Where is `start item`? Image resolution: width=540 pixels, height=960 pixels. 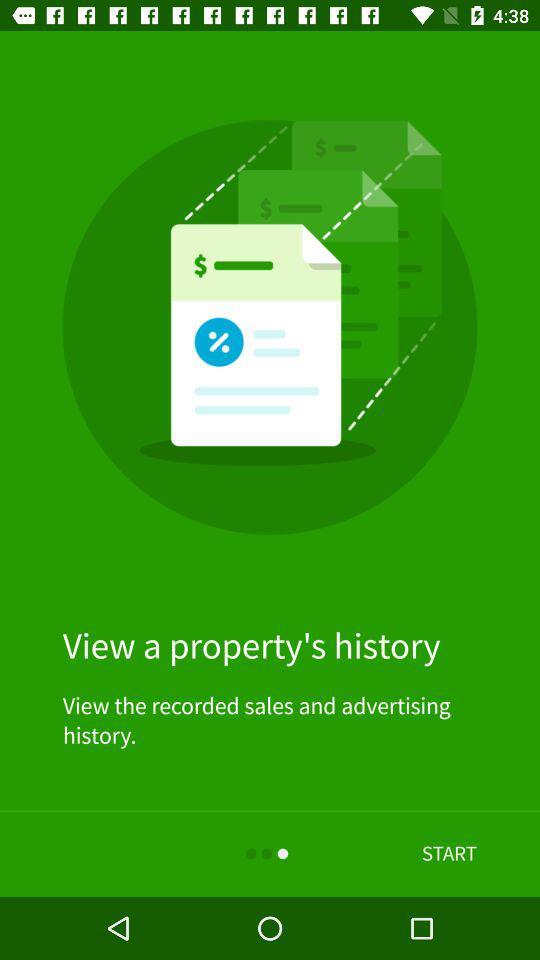 start item is located at coordinates (449, 853).